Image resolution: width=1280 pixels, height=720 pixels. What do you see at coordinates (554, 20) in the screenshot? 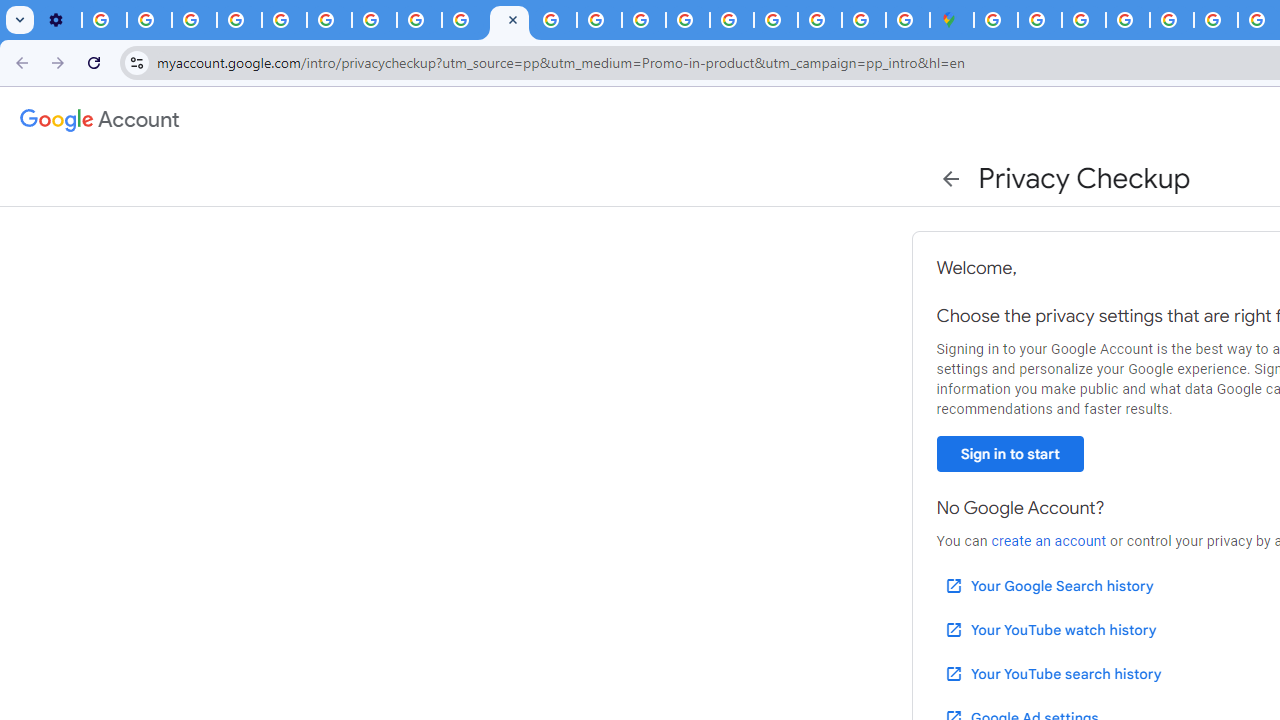
I see `'https://scholar.google.com/'` at bounding box center [554, 20].